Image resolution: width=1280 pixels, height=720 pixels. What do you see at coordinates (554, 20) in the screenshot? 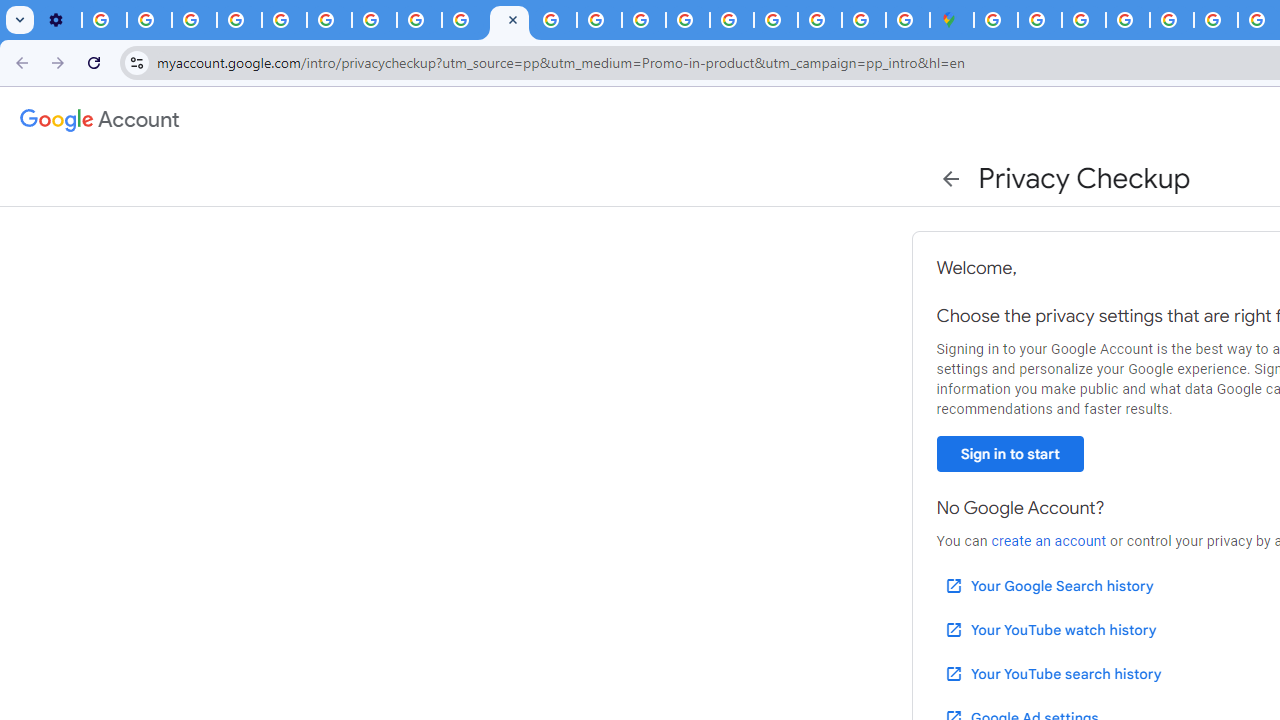
I see `'https://scholar.google.com/'` at bounding box center [554, 20].